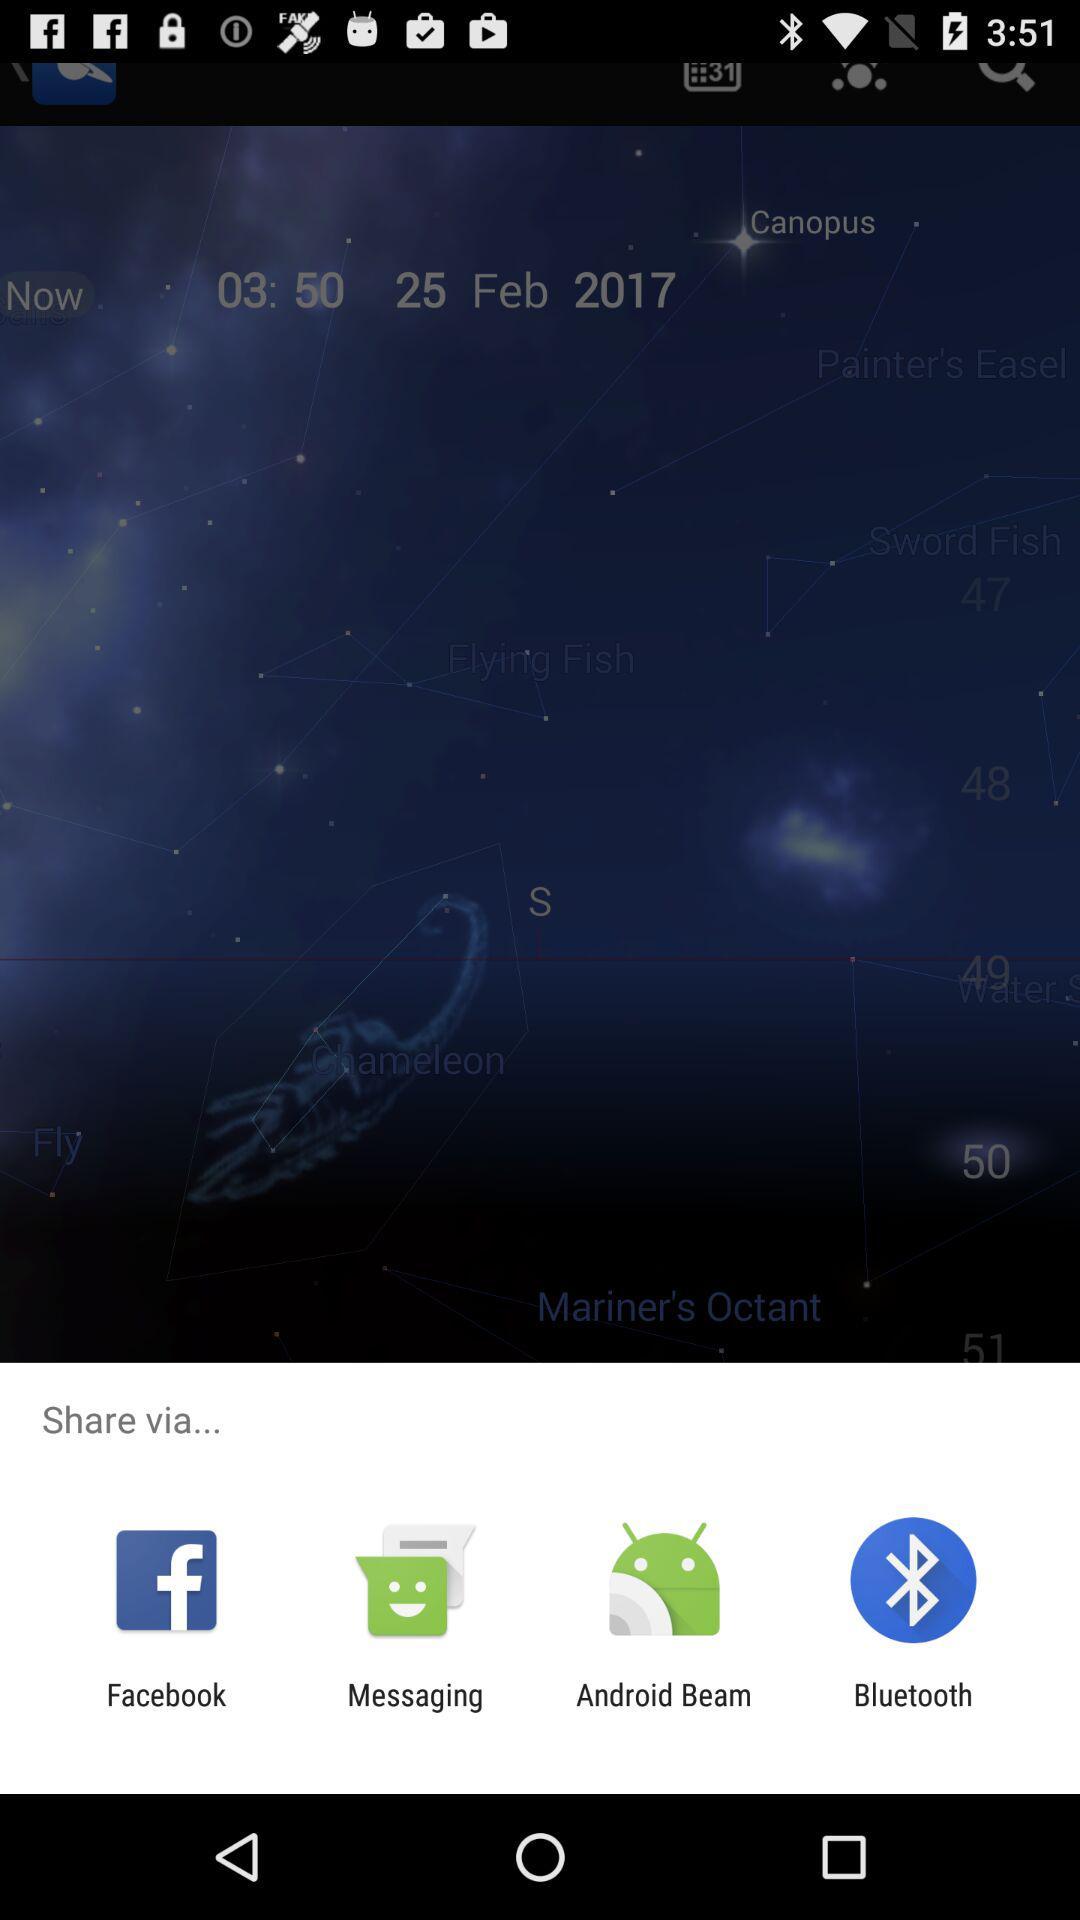  I want to click on the icon to the right of the messaging, so click(664, 1711).